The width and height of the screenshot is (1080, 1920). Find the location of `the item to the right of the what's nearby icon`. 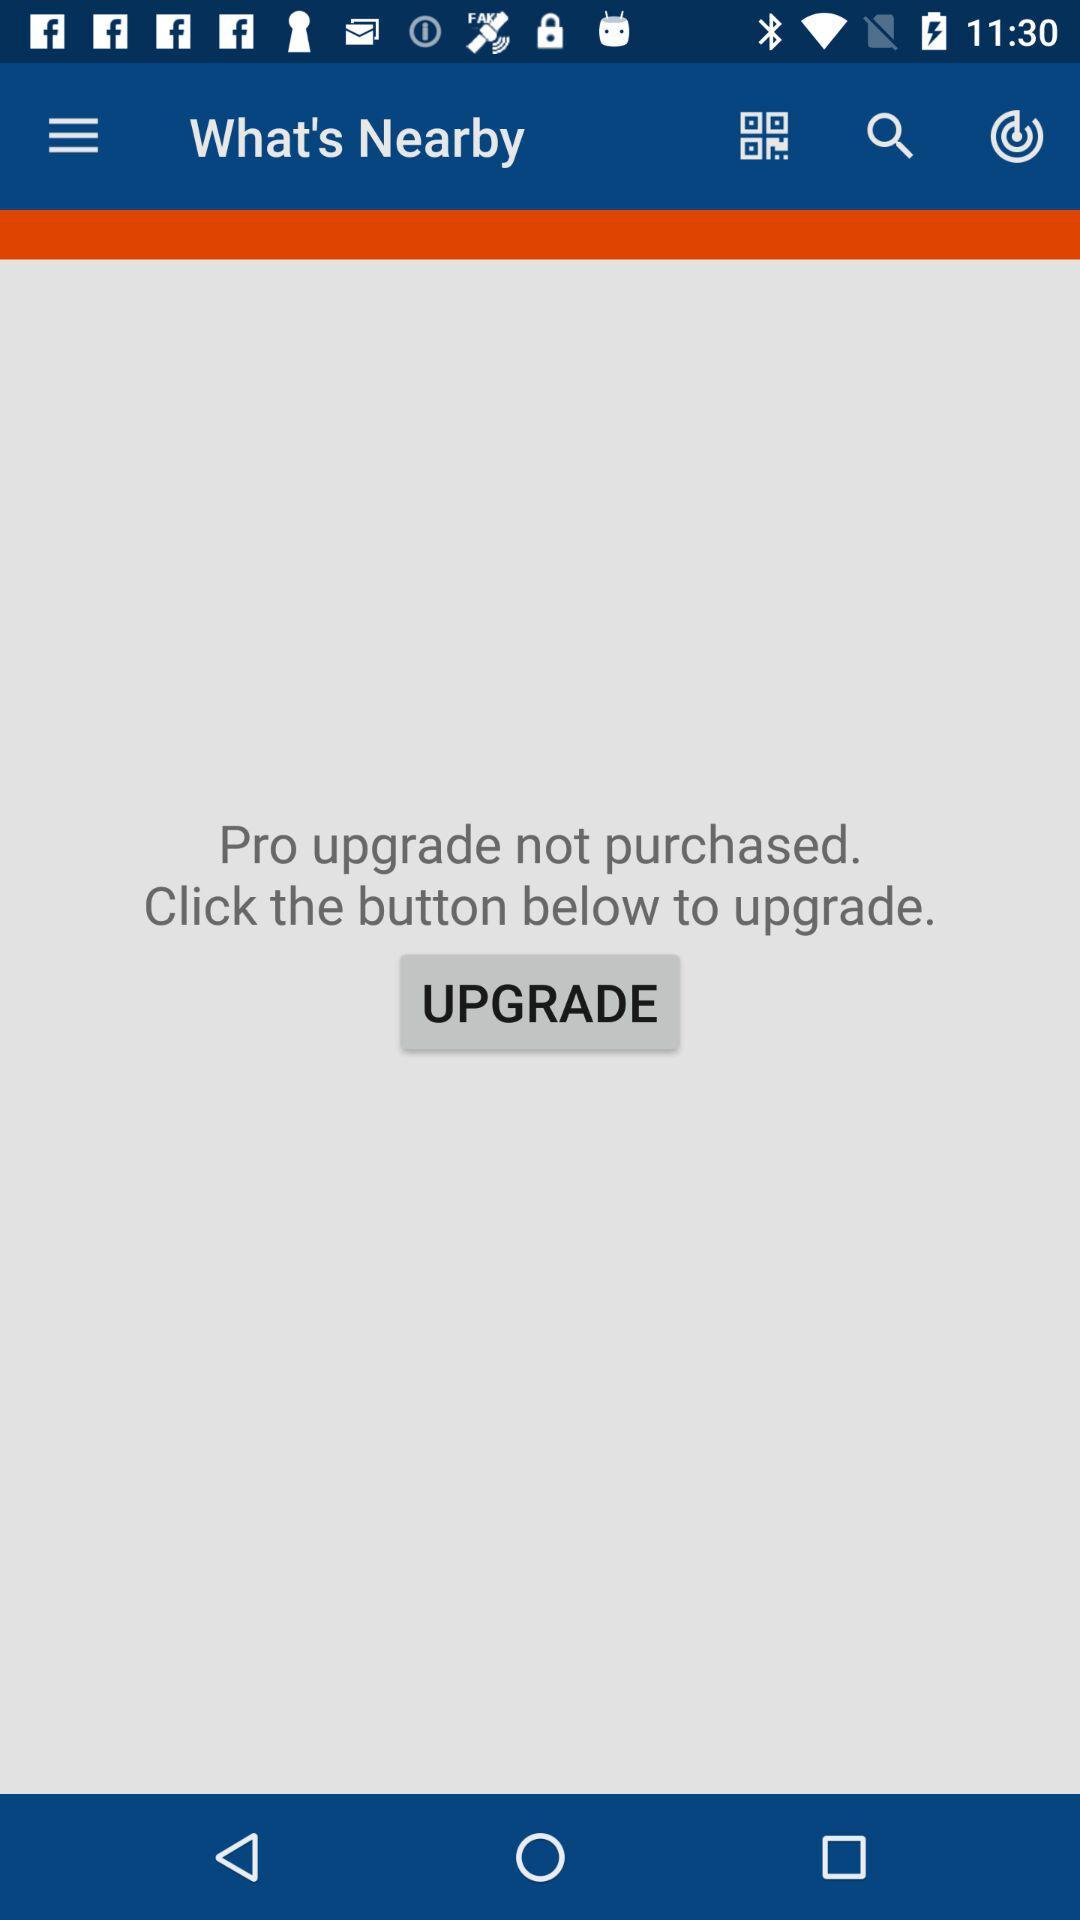

the item to the right of the what's nearby icon is located at coordinates (764, 135).